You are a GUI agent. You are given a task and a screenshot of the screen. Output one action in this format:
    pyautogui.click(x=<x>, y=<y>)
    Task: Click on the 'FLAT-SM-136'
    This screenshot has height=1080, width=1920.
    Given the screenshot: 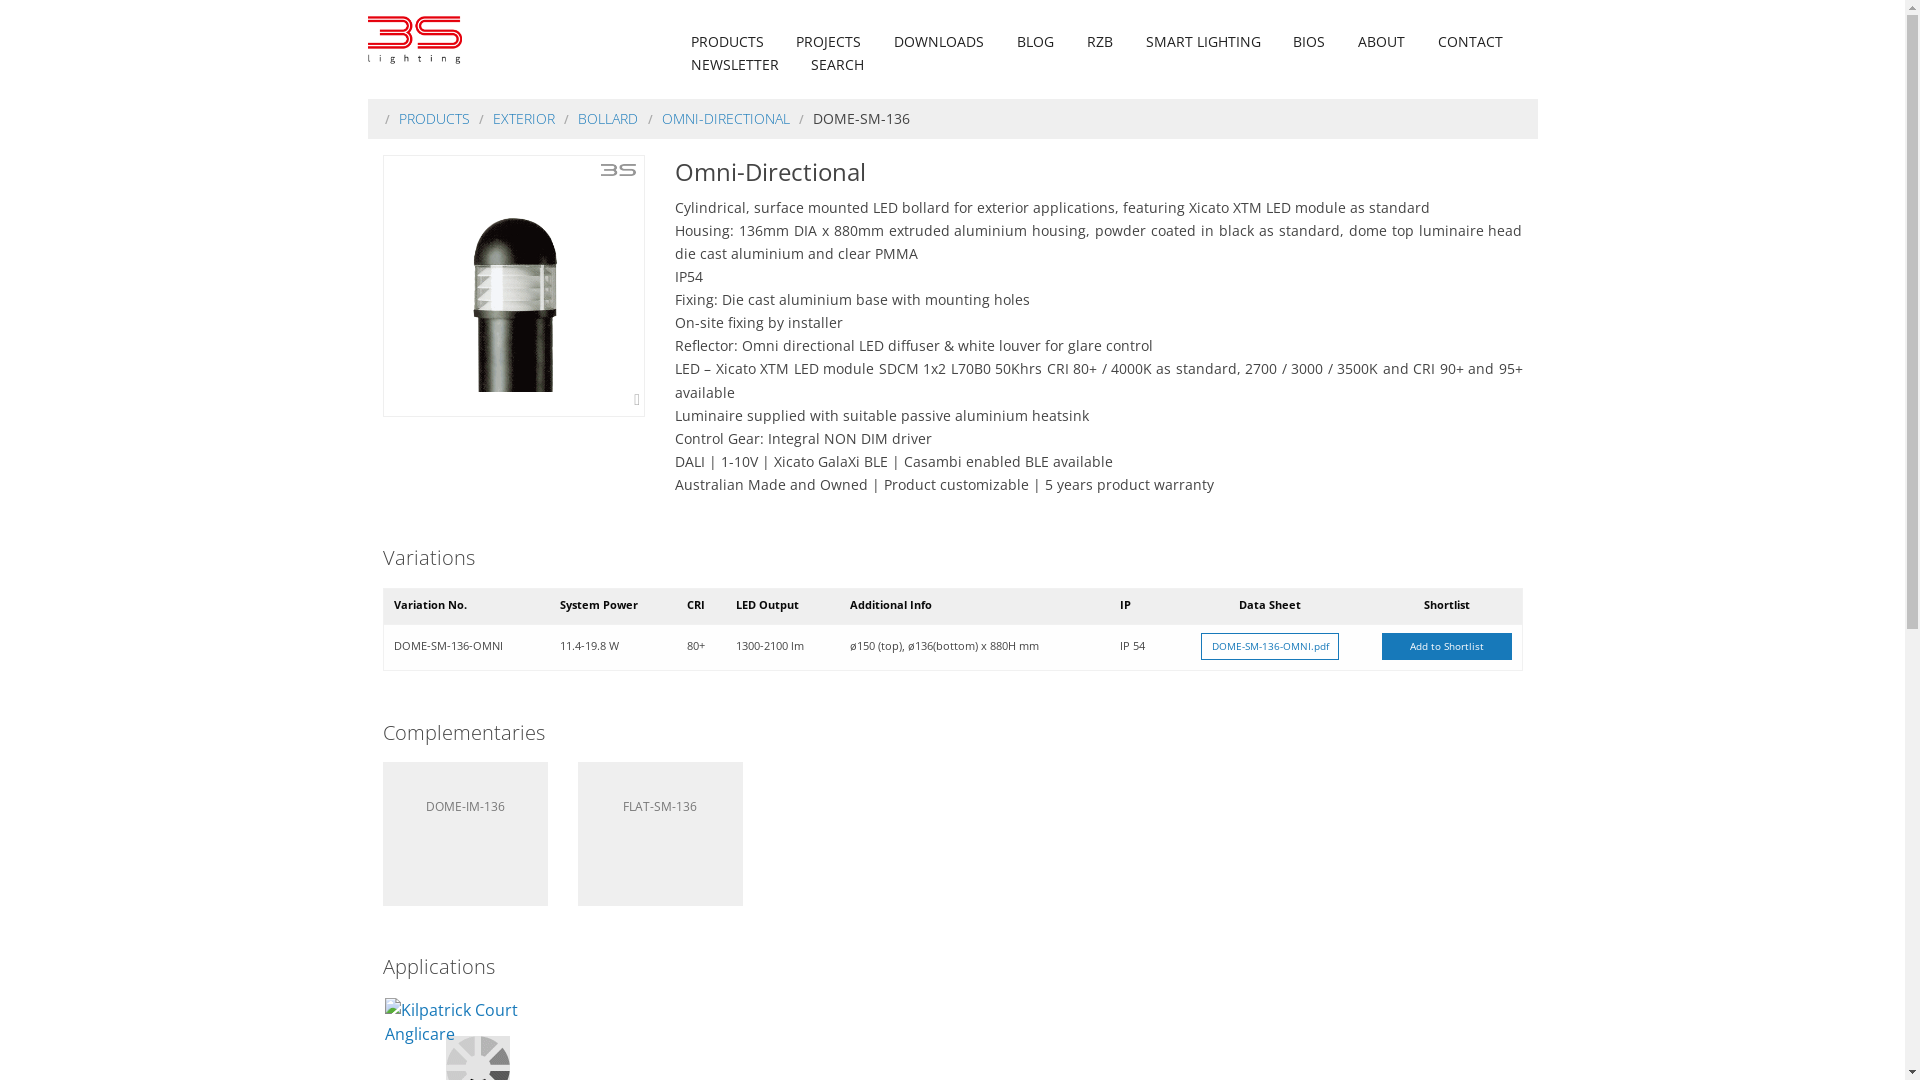 What is the action you would take?
    pyautogui.click(x=660, y=833)
    